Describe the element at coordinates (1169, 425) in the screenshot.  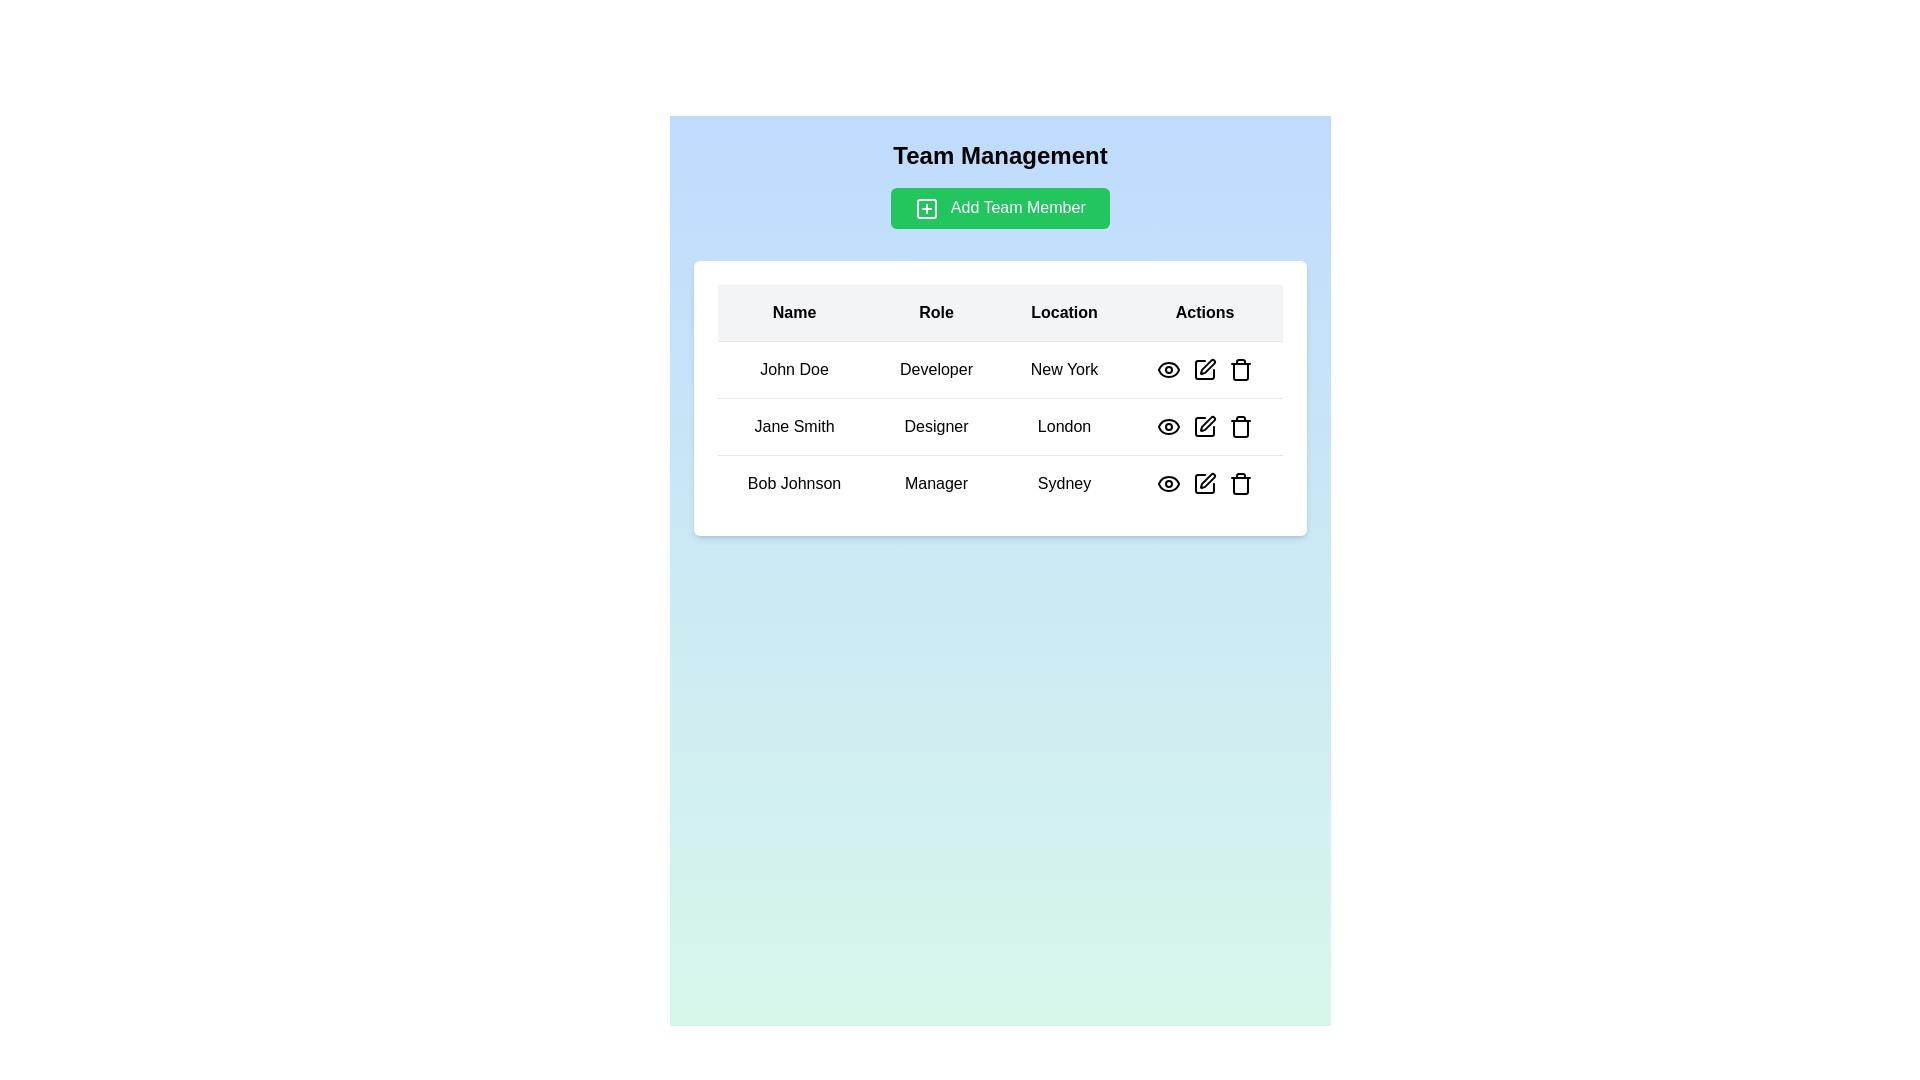
I see `the leftmost action icon button in the second row of the table under the 'Actions' column` at that location.